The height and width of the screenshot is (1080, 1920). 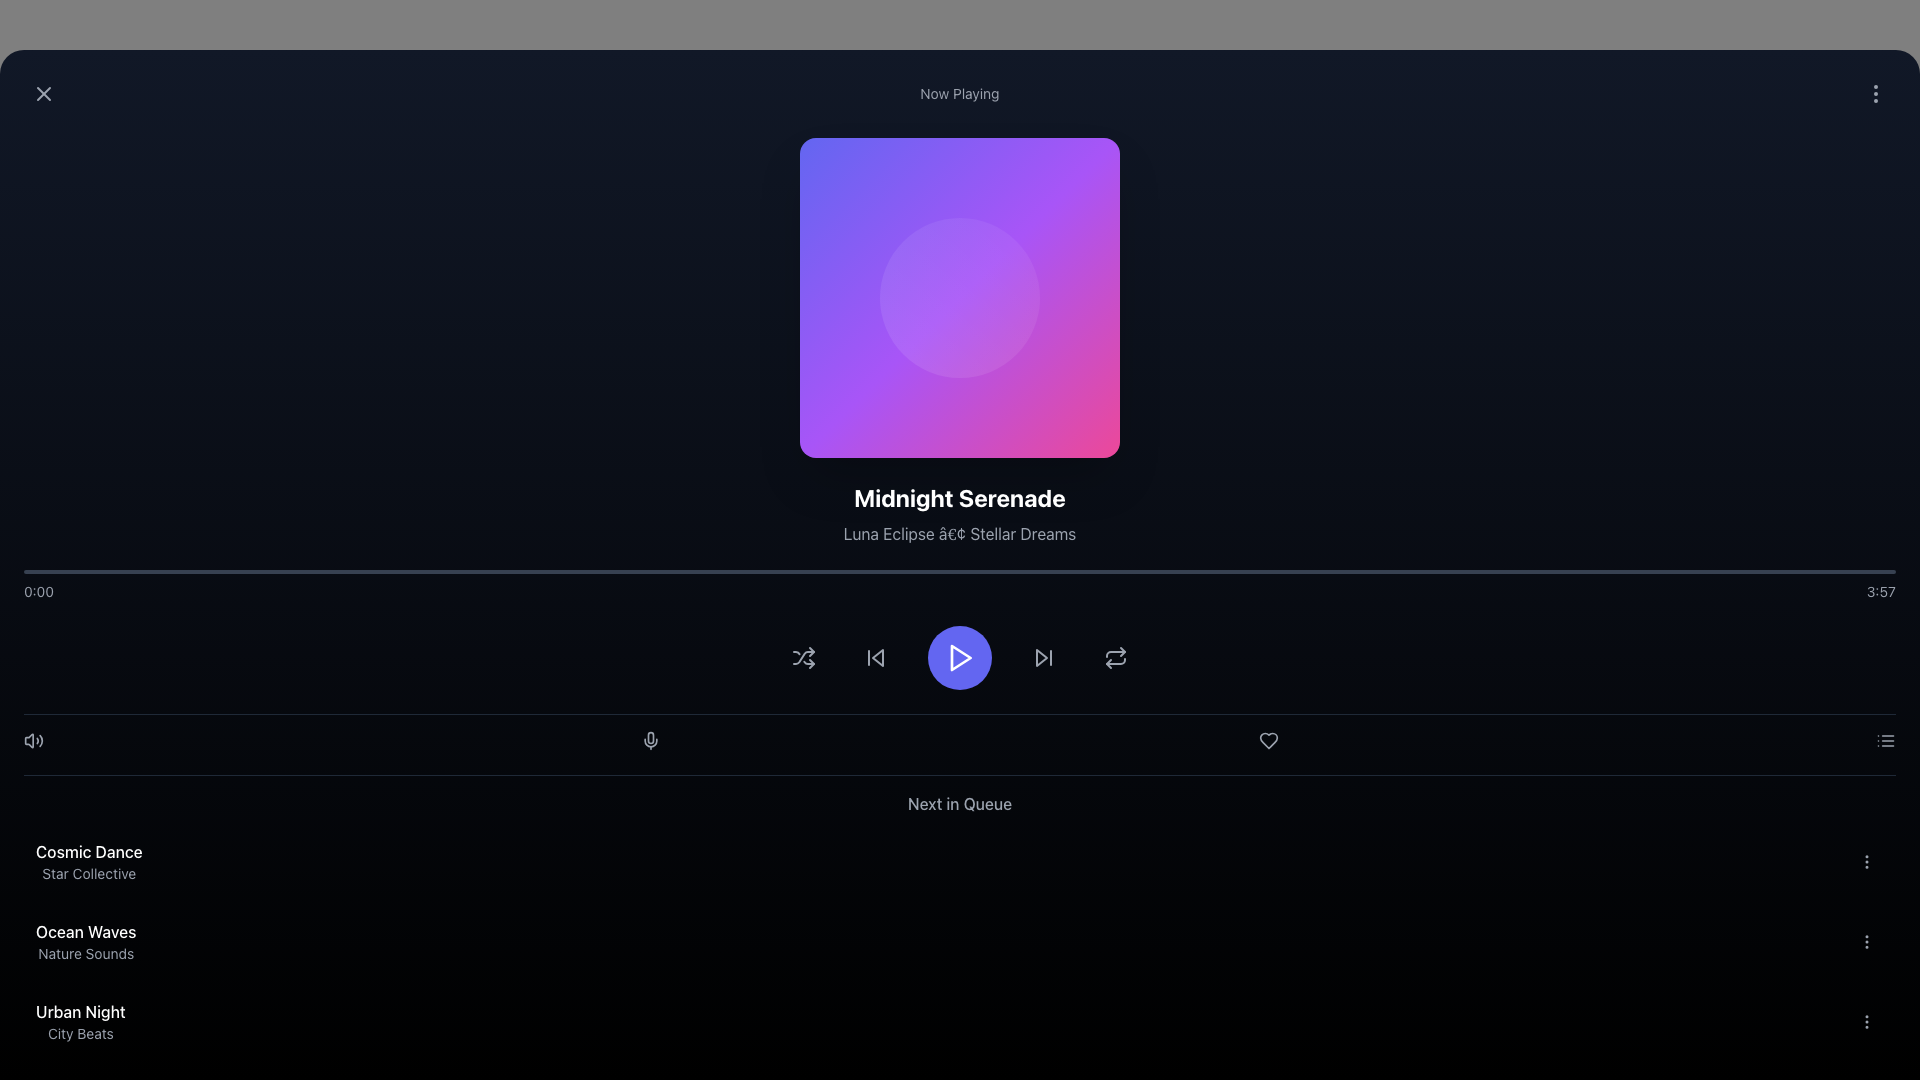 I want to click on the heart-shaped icon located on the right-hand side of the interface, near the bottom, aligned horizontally with the 'Next in Queue' label, so click(x=1267, y=740).